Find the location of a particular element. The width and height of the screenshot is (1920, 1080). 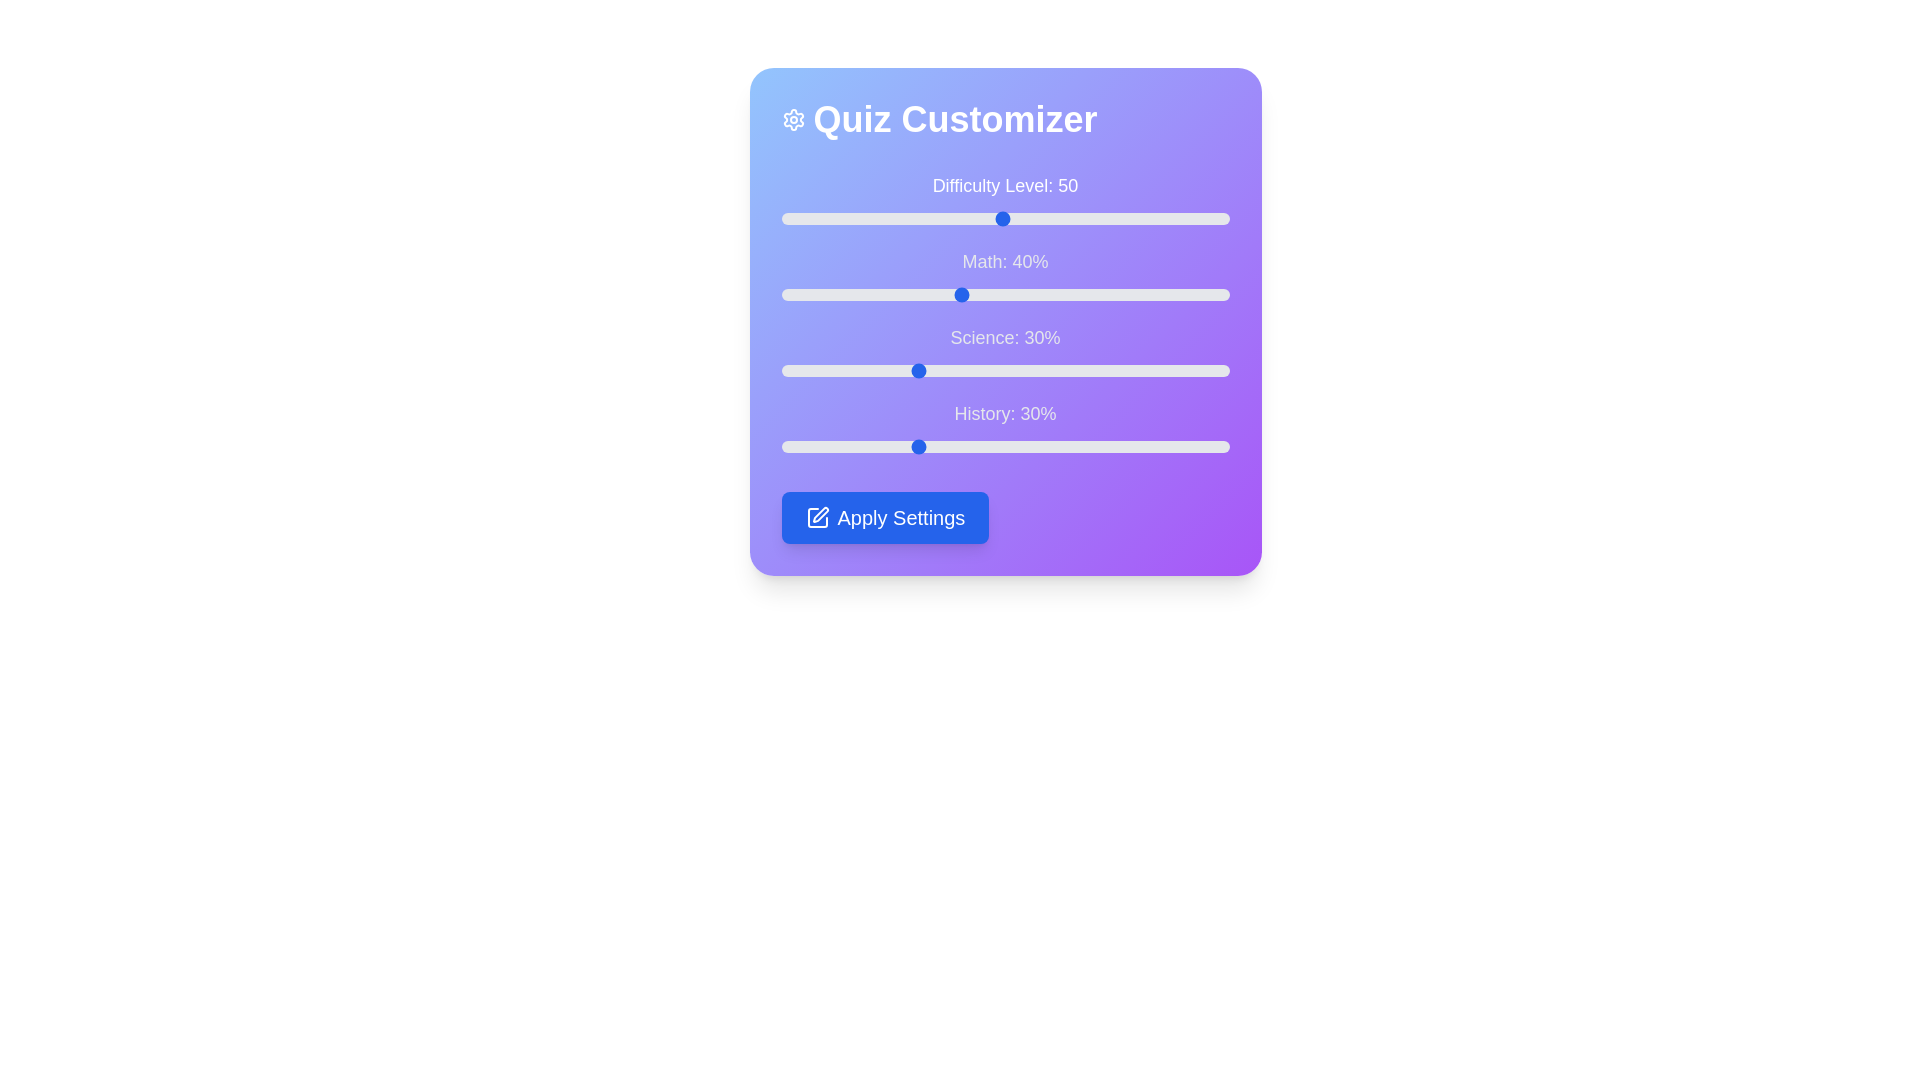

the difficulty level slider to 63 is located at coordinates (1062, 219).